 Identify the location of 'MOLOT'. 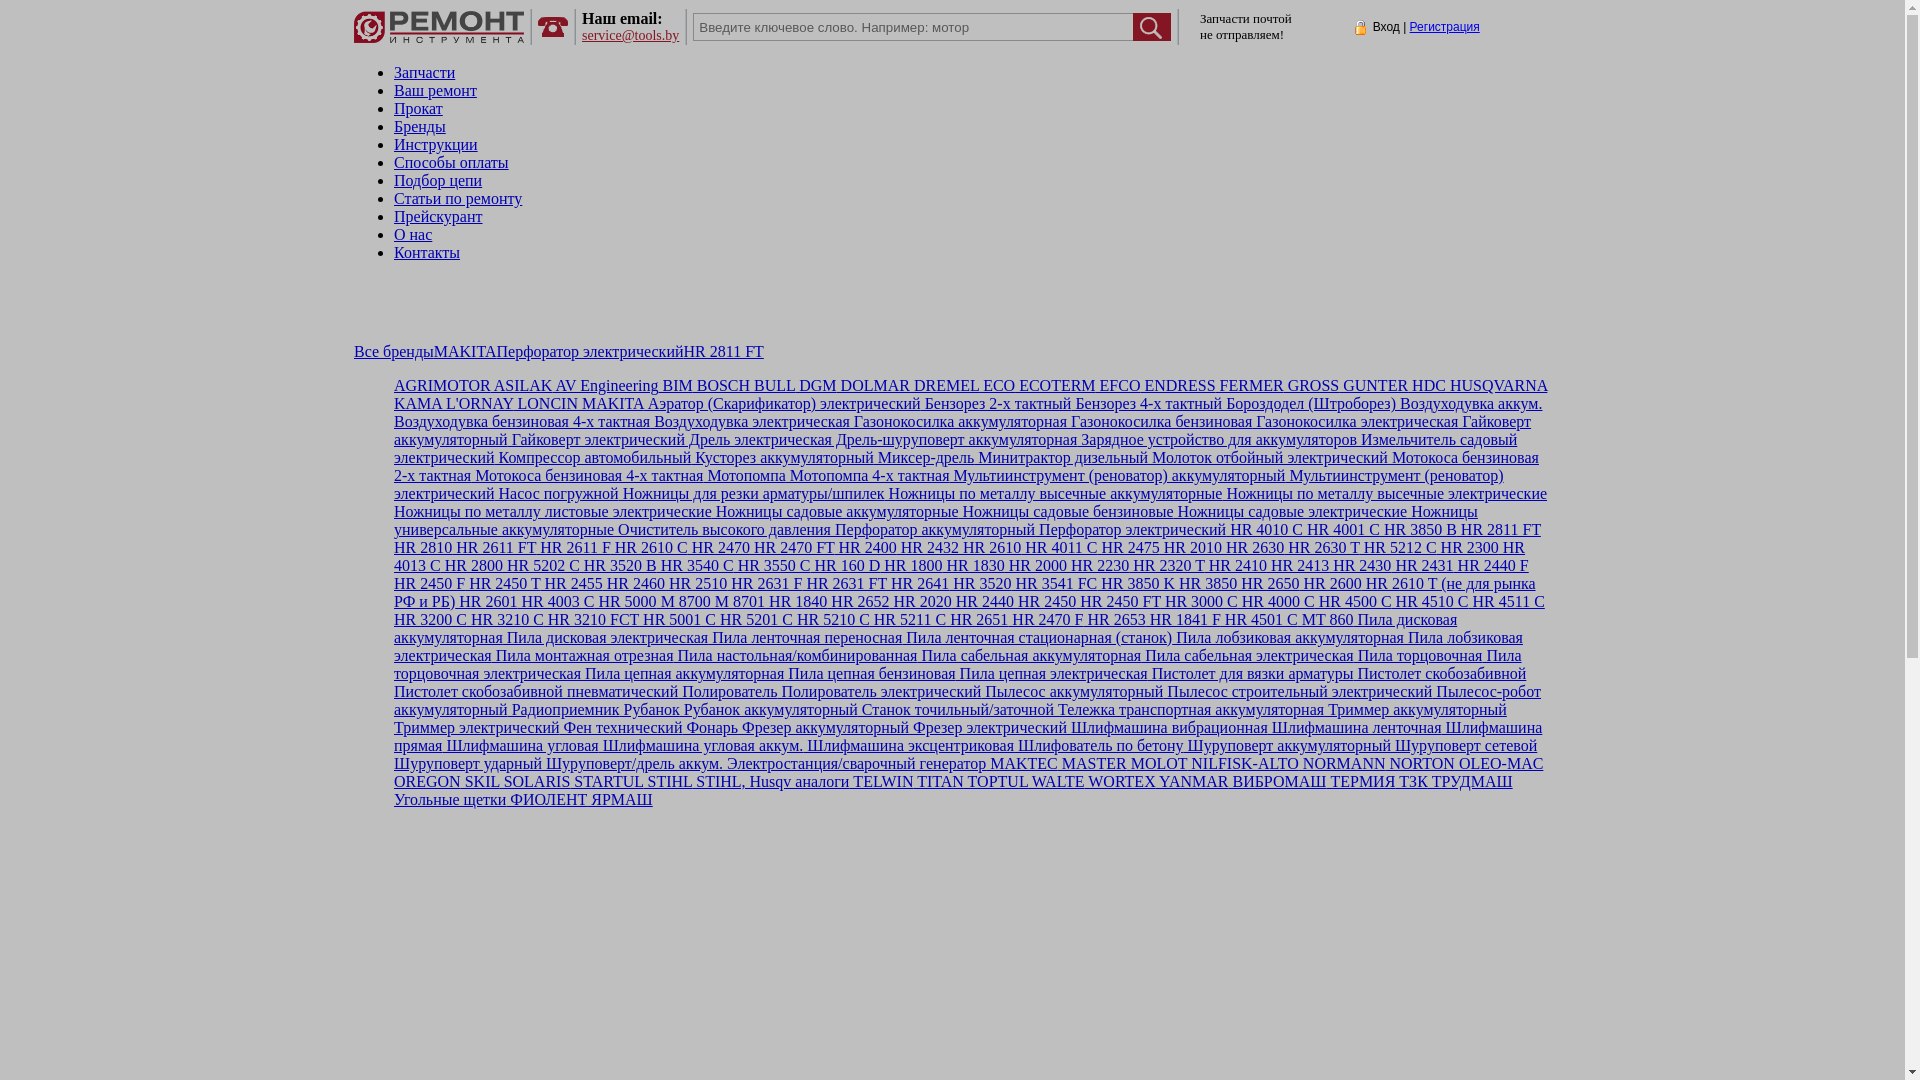
(1157, 763).